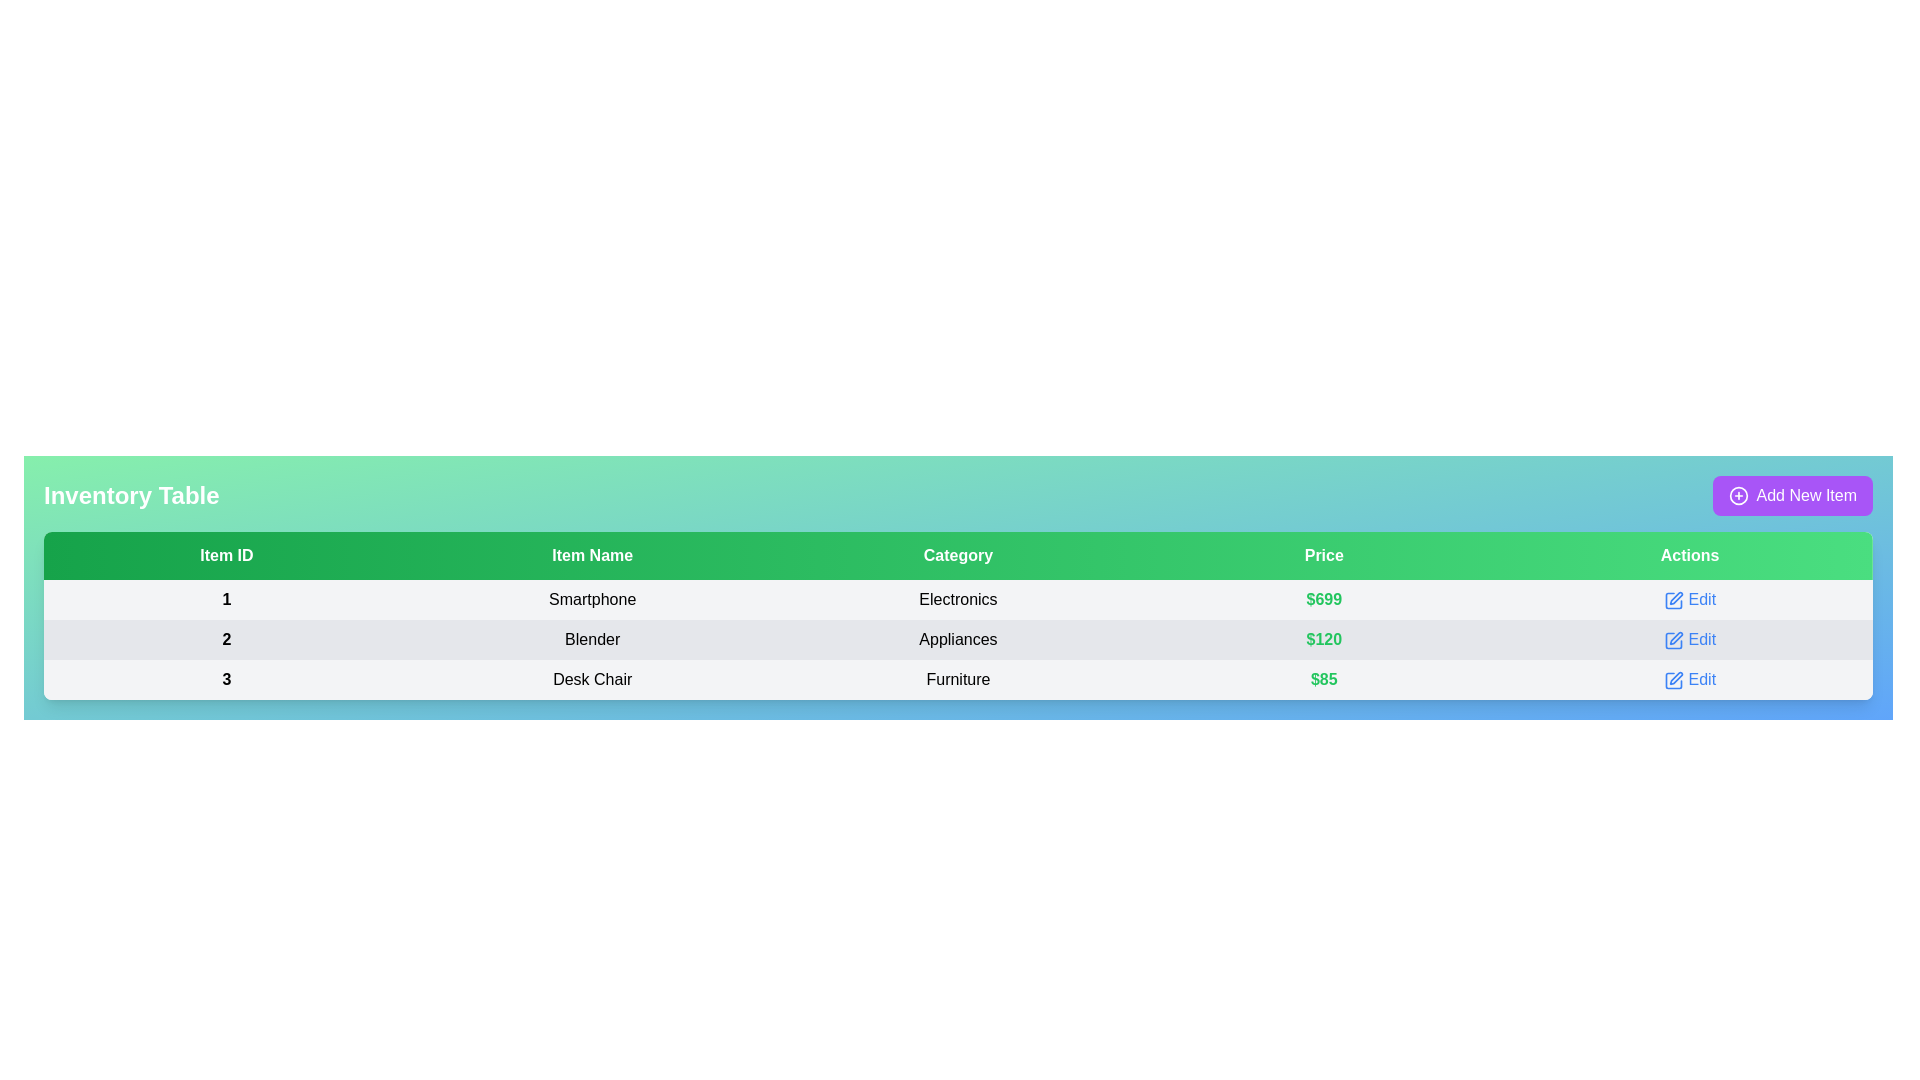  I want to click on the 'Item Name' column header label in the table, which is the second column header positioned between 'Item ID' and 'Category', so click(591, 555).